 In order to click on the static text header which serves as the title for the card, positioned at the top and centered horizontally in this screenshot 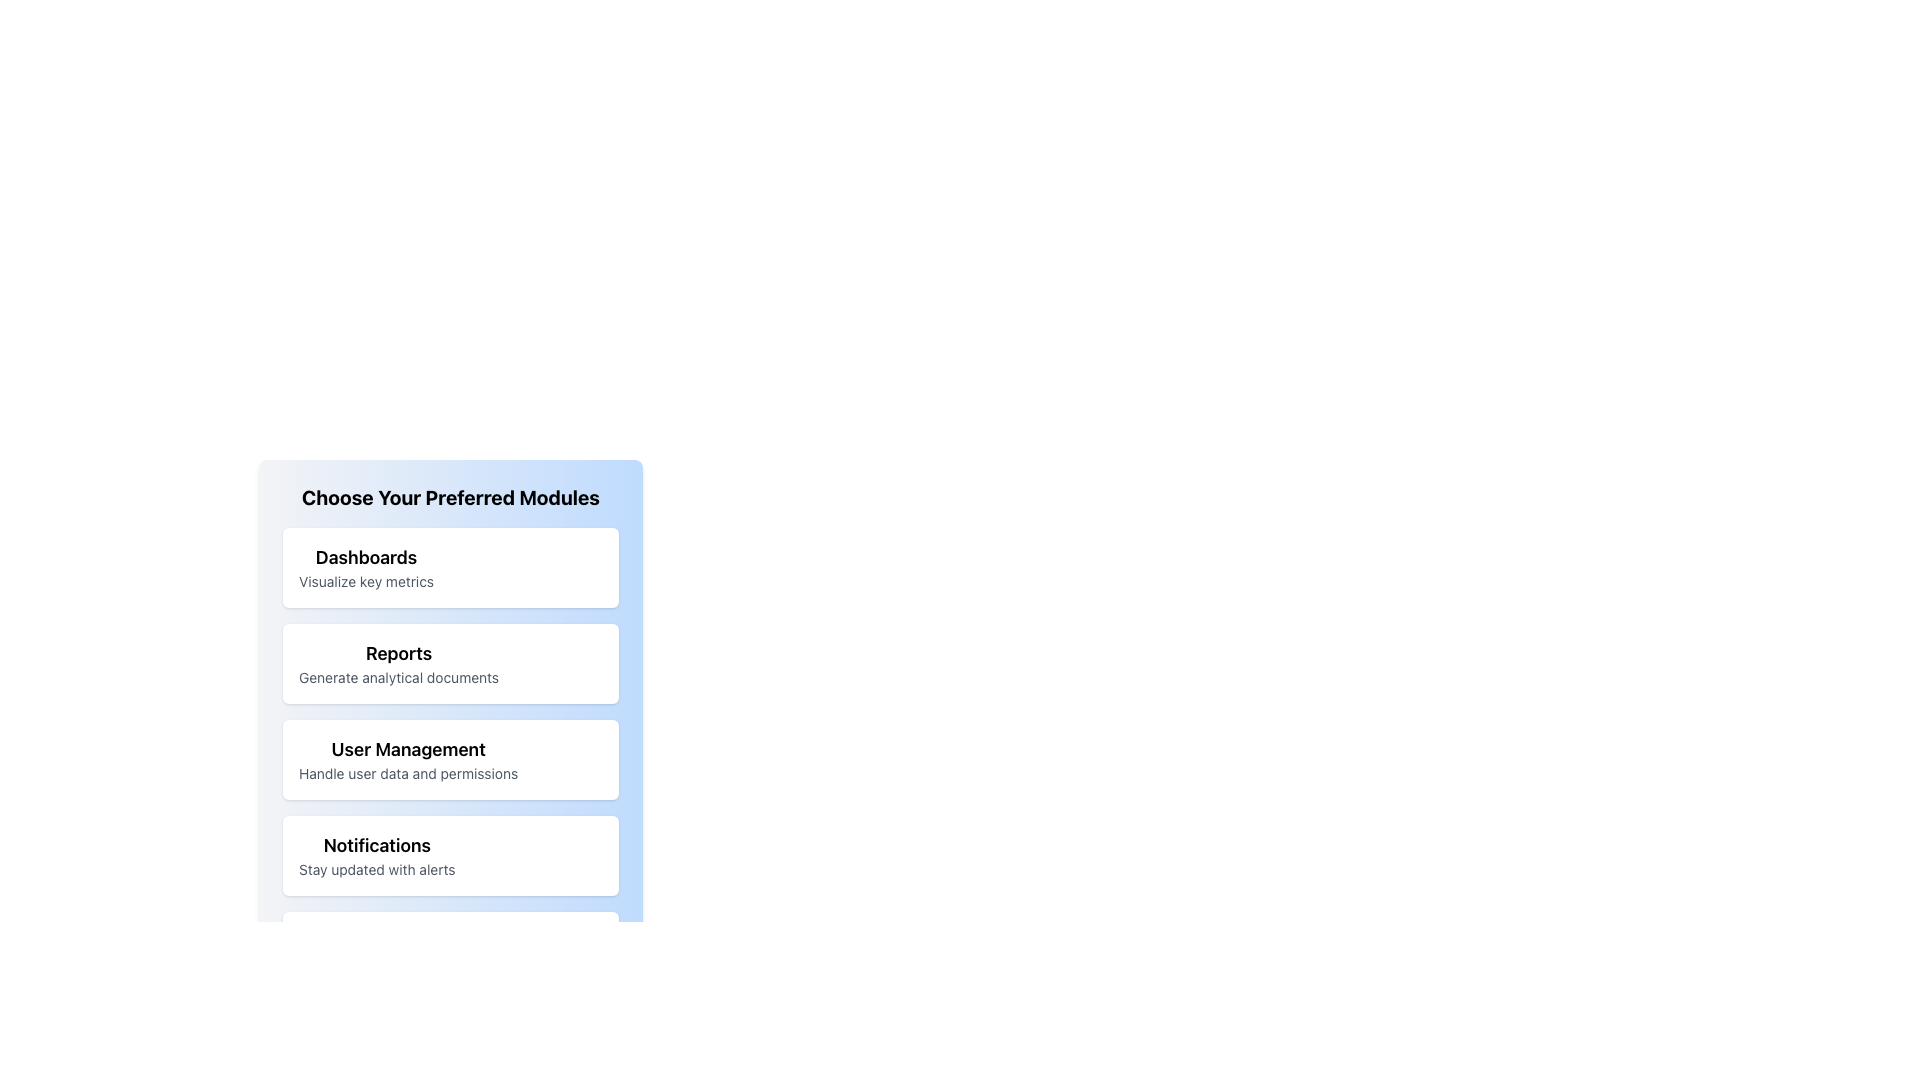, I will do `click(450, 496)`.